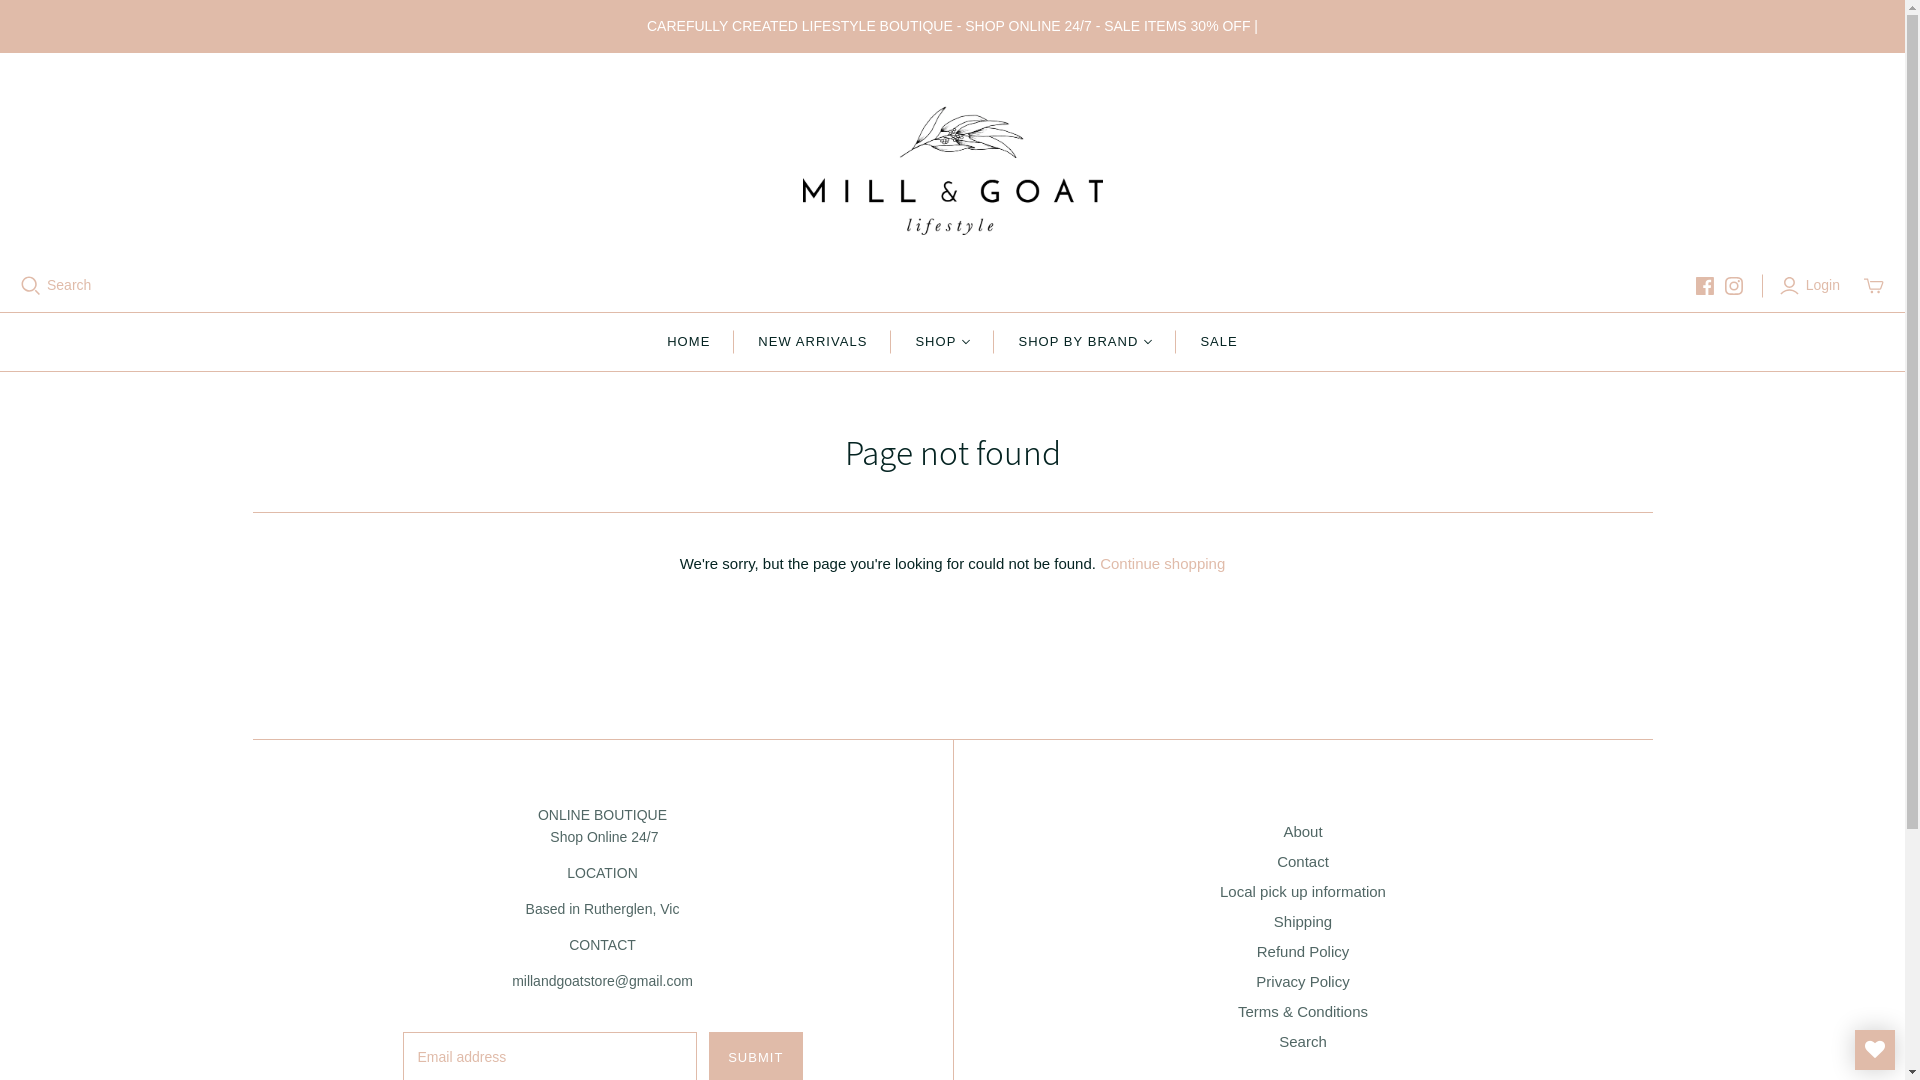  Describe the element at coordinates (1162, 563) in the screenshot. I see `'Continue shopping'` at that location.